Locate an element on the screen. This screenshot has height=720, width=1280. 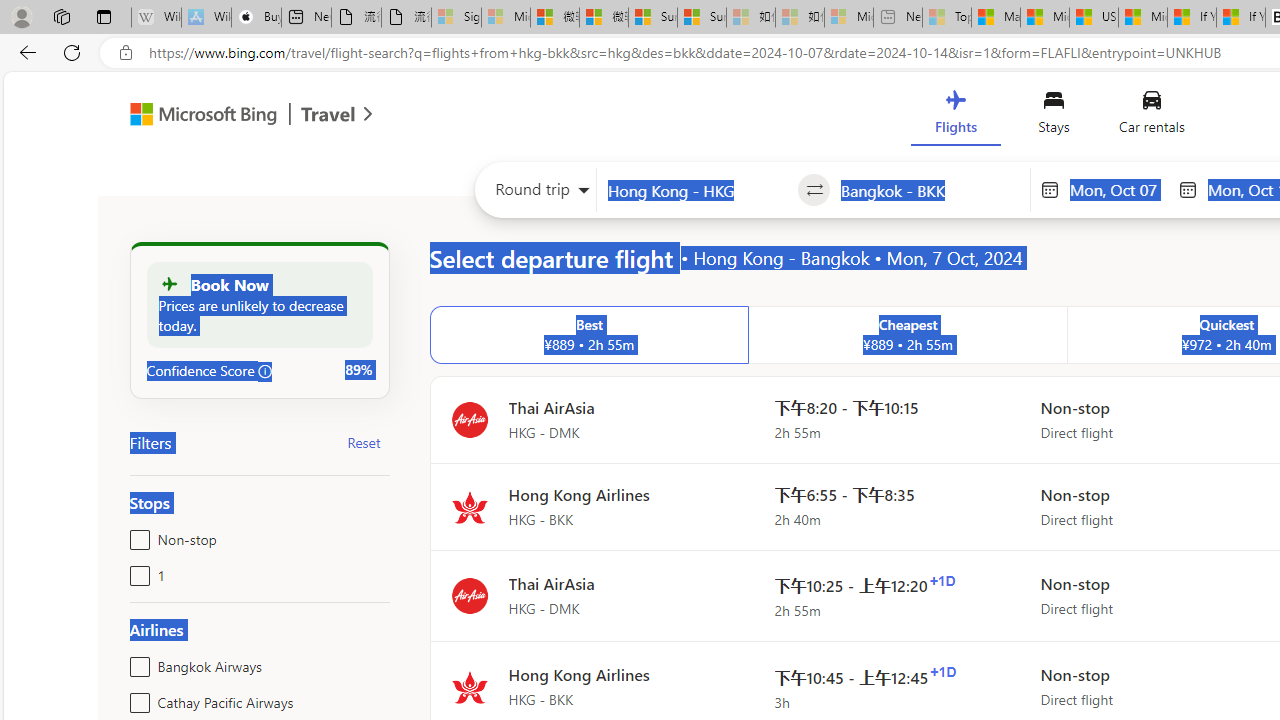
'Cathay Pacific Airways' is located at coordinates (135, 698).